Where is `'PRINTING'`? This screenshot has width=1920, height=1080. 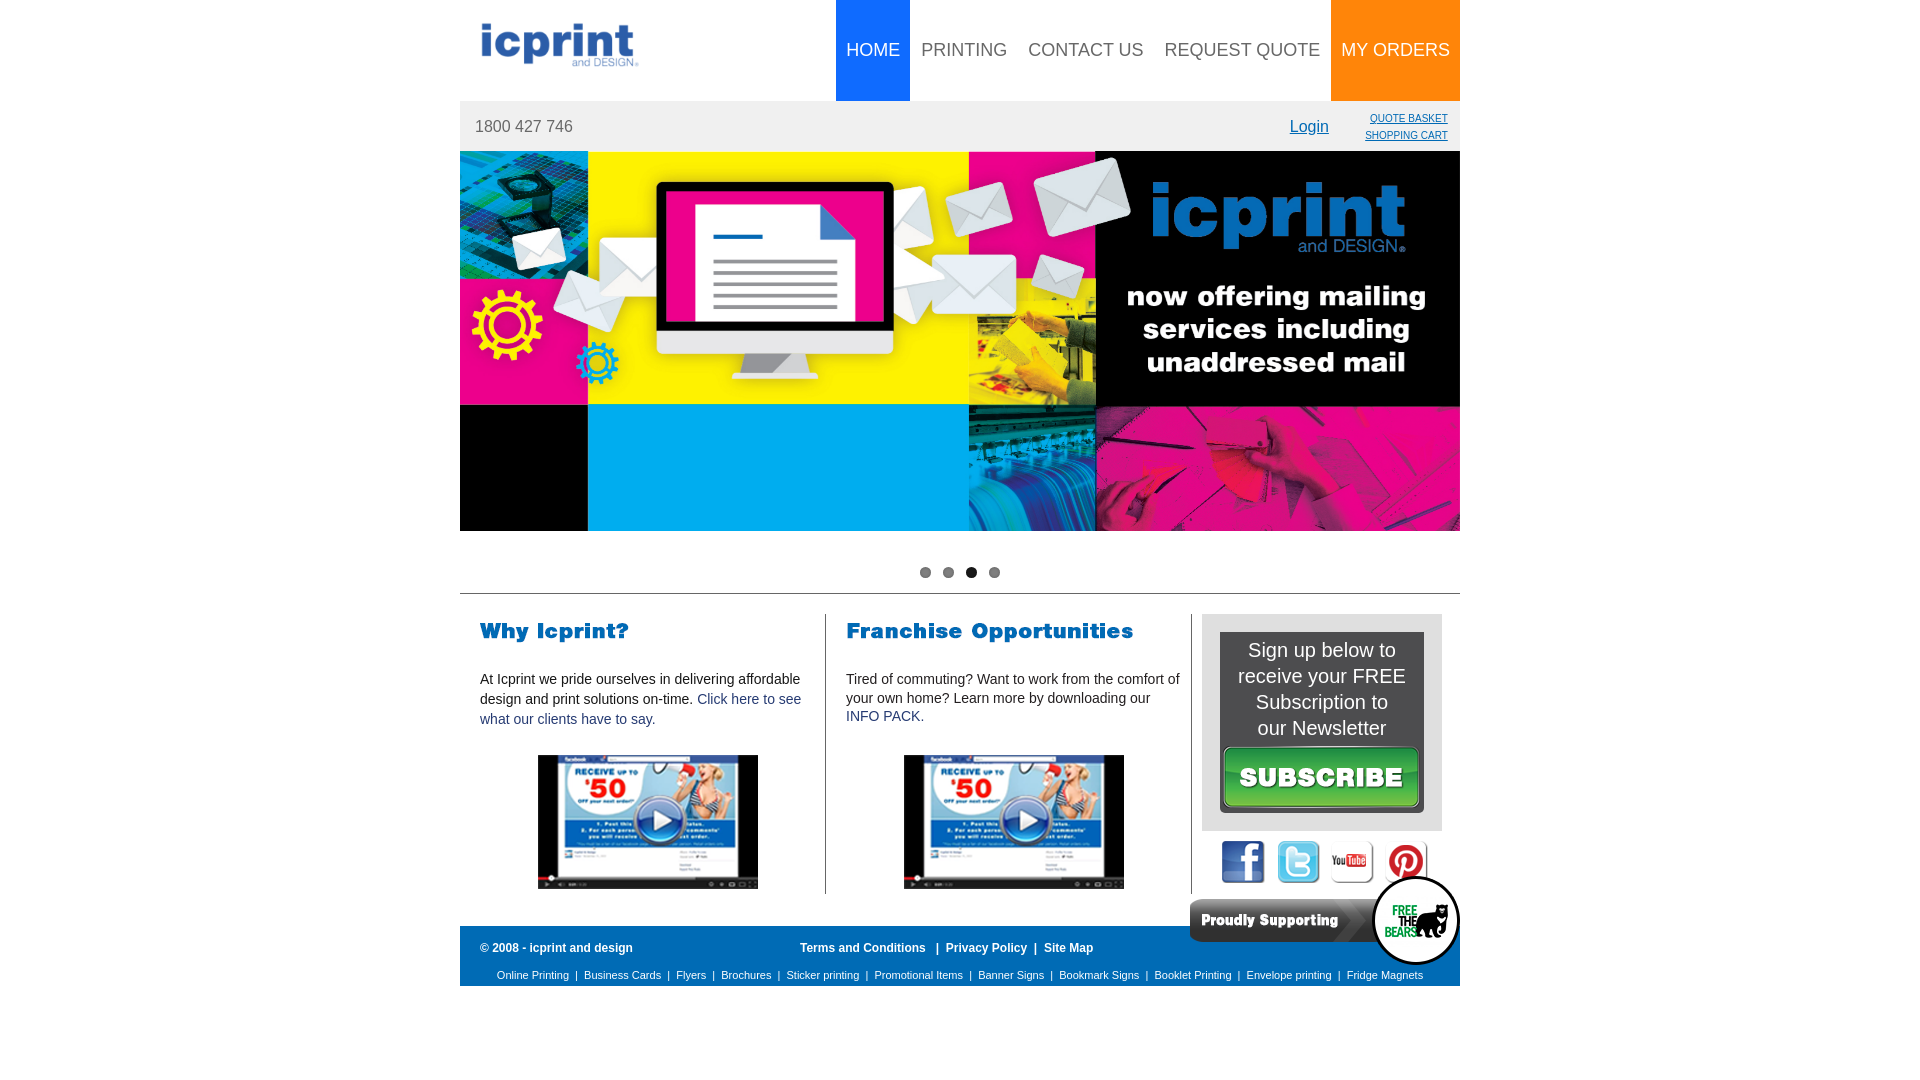 'PRINTING' is located at coordinates (910, 49).